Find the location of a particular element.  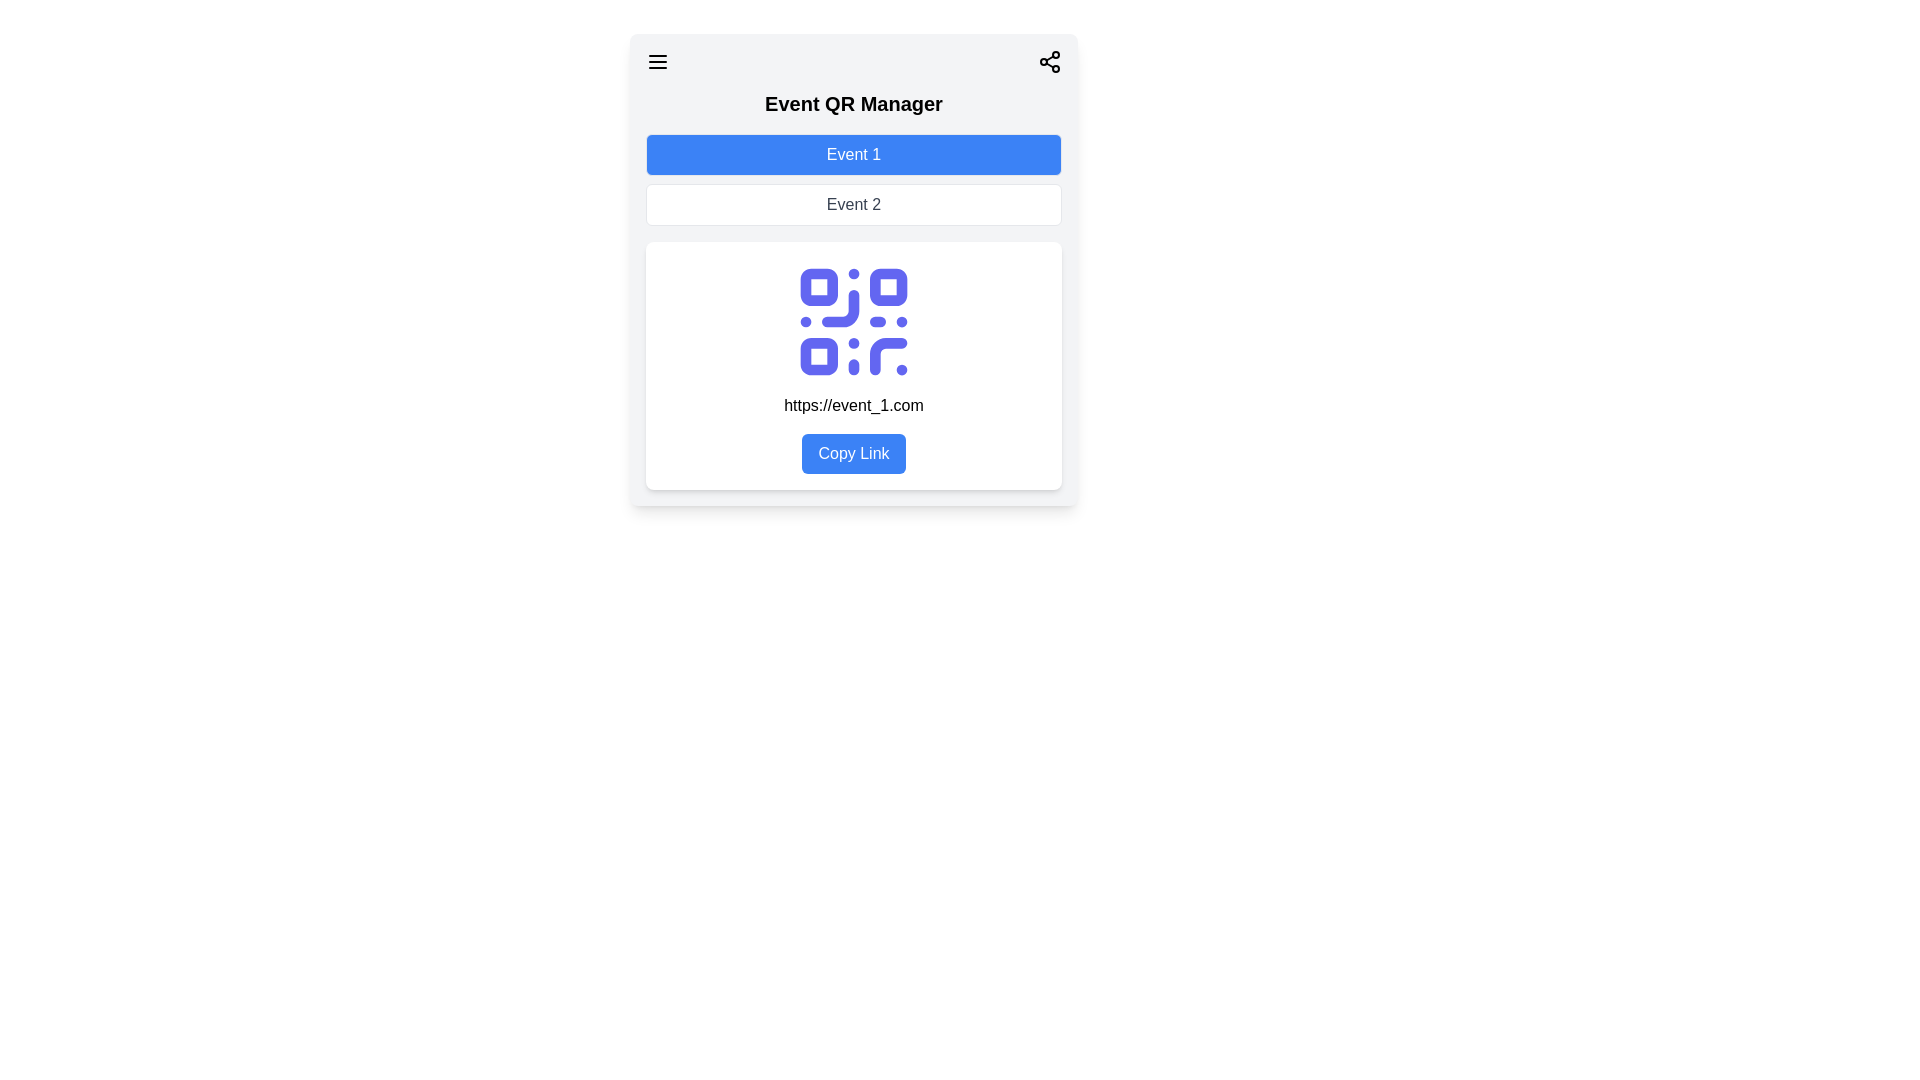

the 'Event 2' button located directly below the 'Event 1' button is located at coordinates (854, 204).